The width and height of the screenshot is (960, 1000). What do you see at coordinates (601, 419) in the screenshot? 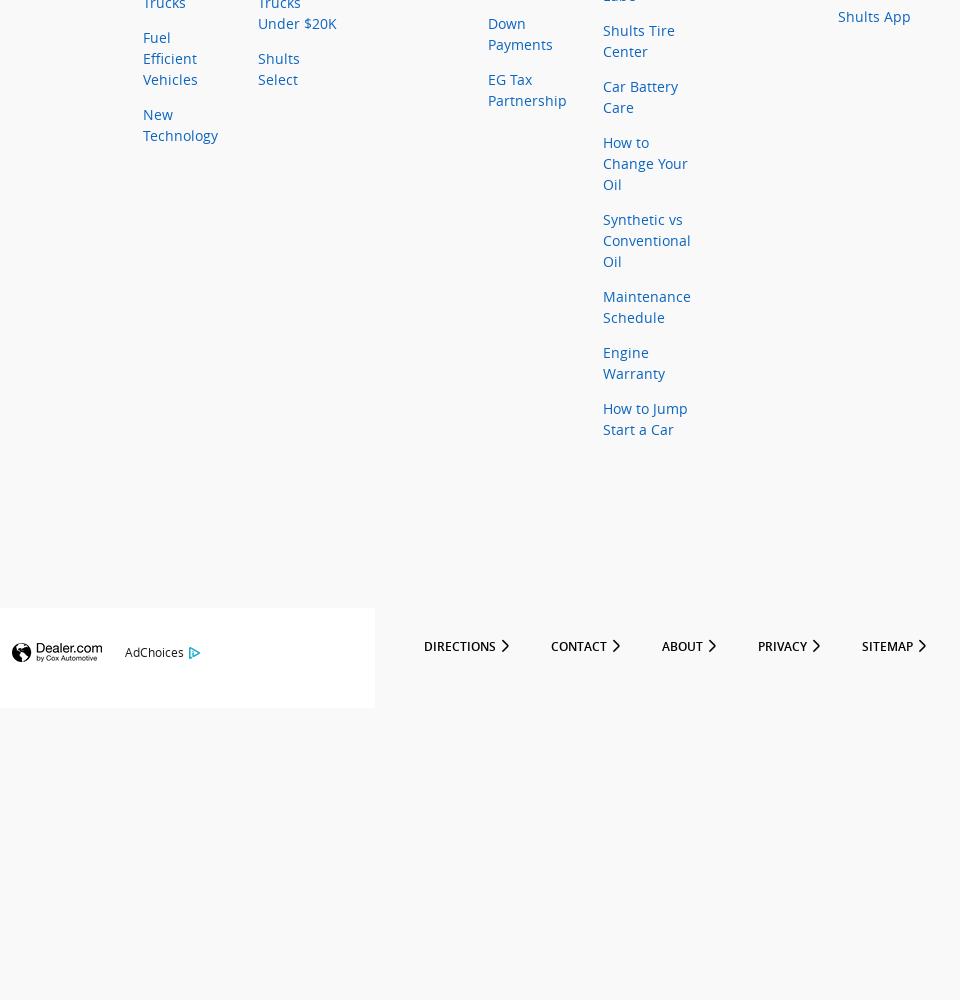
I see `'How to Jump Start a Car'` at bounding box center [601, 419].